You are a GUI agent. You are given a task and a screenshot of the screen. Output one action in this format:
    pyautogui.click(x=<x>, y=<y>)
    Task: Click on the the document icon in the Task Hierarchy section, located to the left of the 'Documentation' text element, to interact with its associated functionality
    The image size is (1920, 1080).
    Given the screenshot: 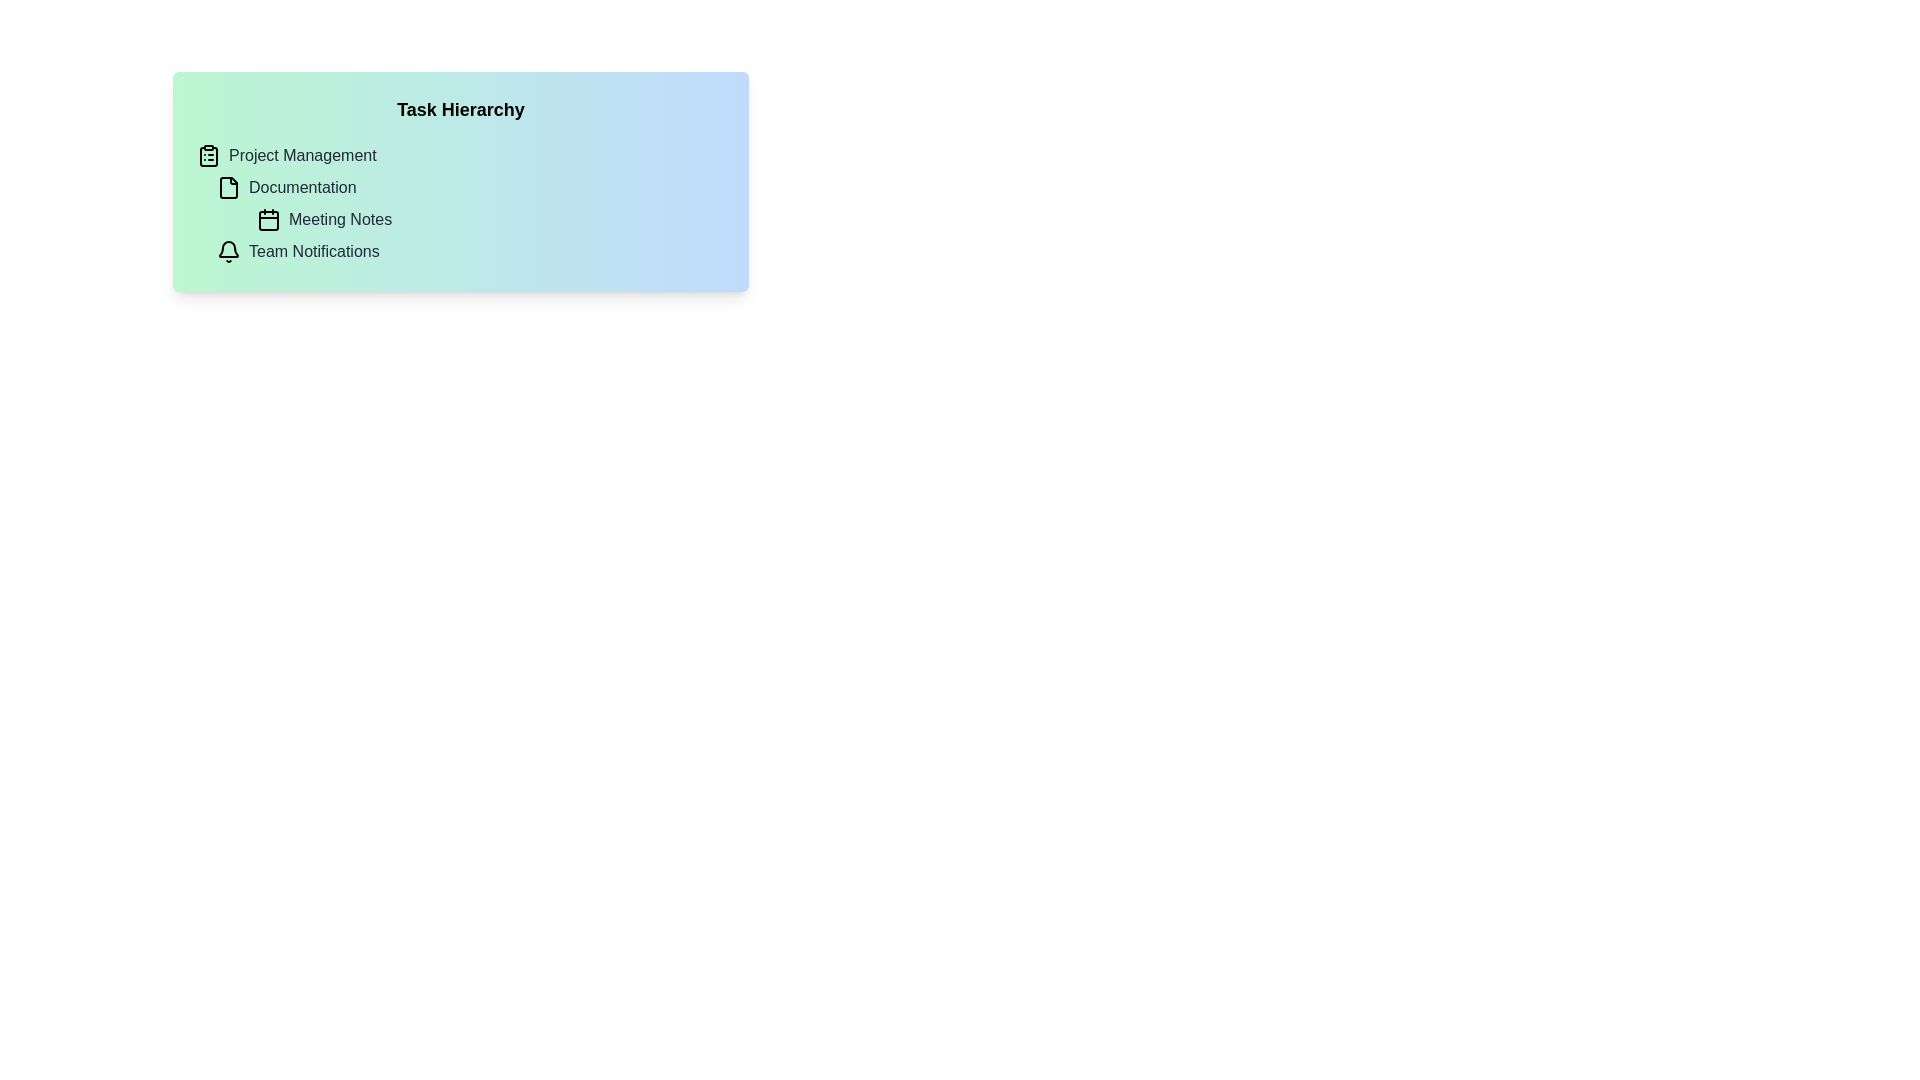 What is the action you would take?
    pyautogui.click(x=229, y=188)
    